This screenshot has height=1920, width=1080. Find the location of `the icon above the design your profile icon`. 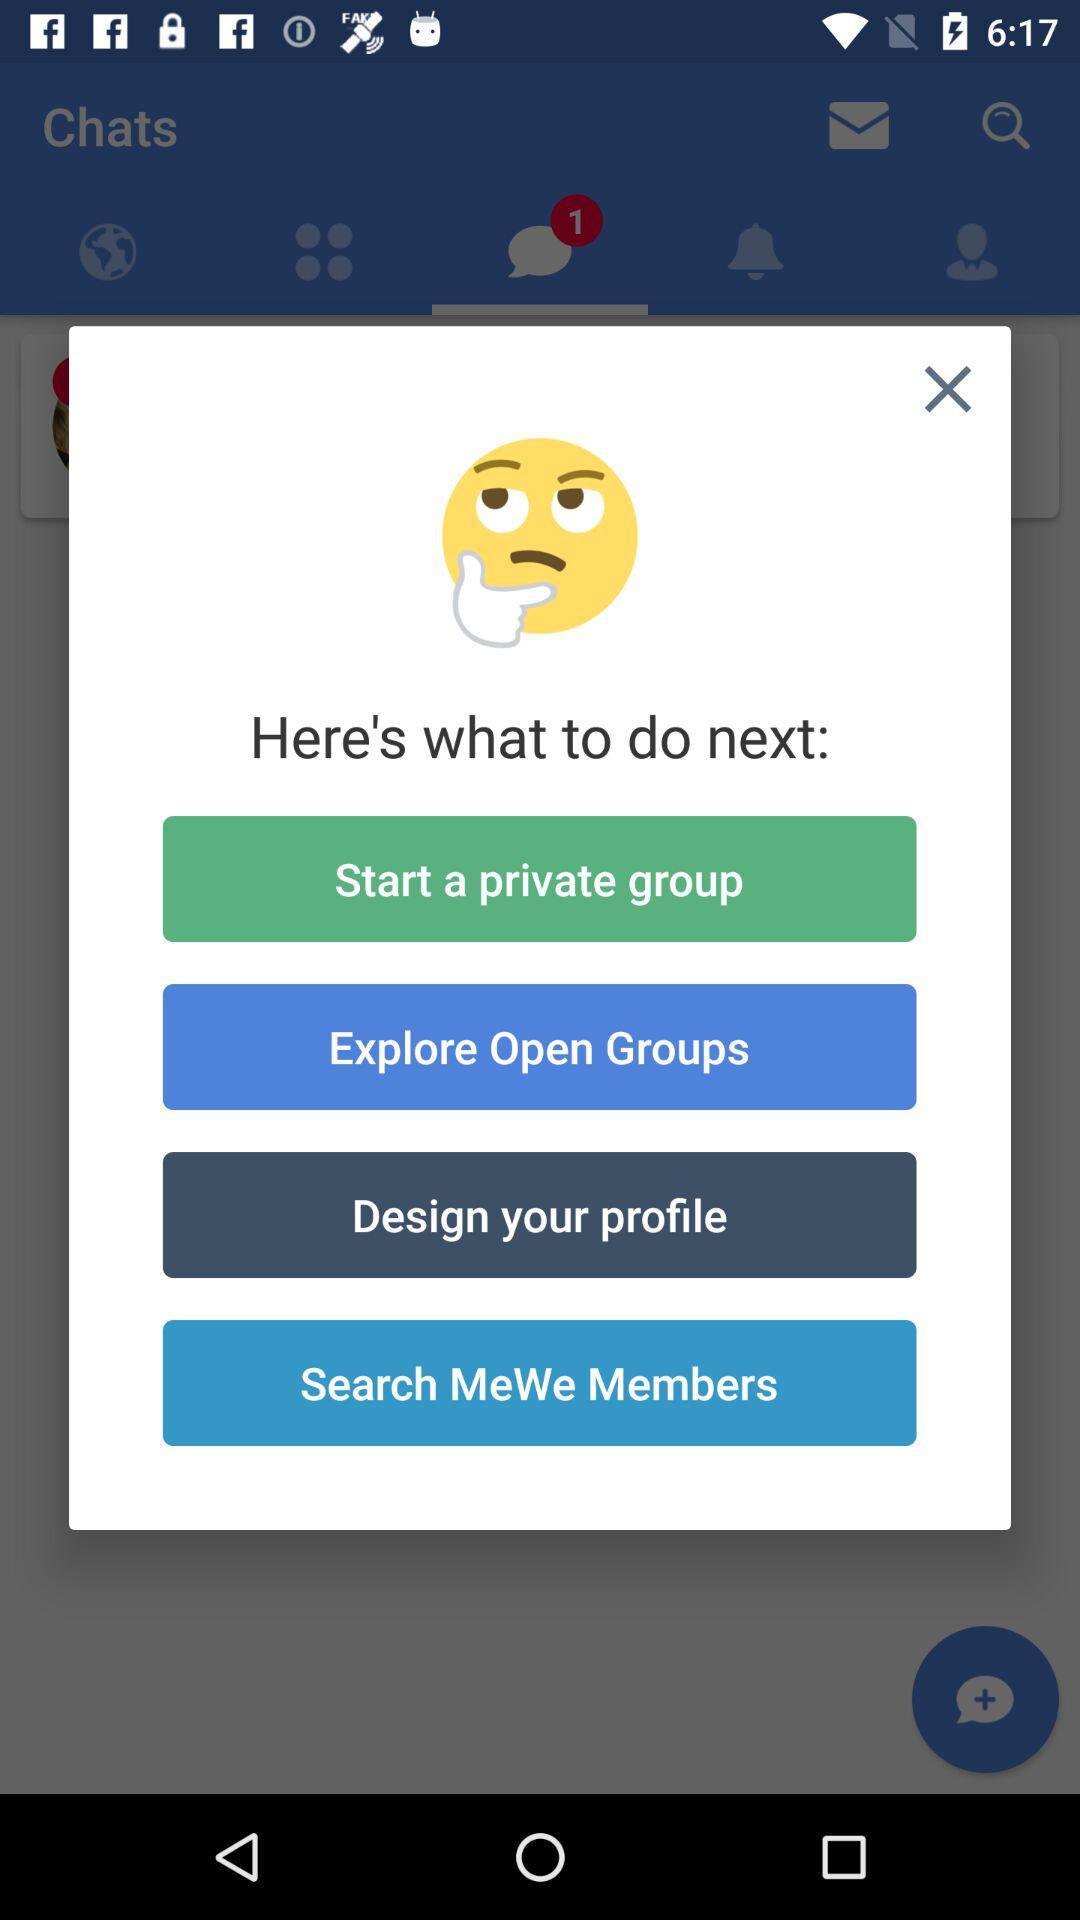

the icon above the design your profile icon is located at coordinates (538, 1045).